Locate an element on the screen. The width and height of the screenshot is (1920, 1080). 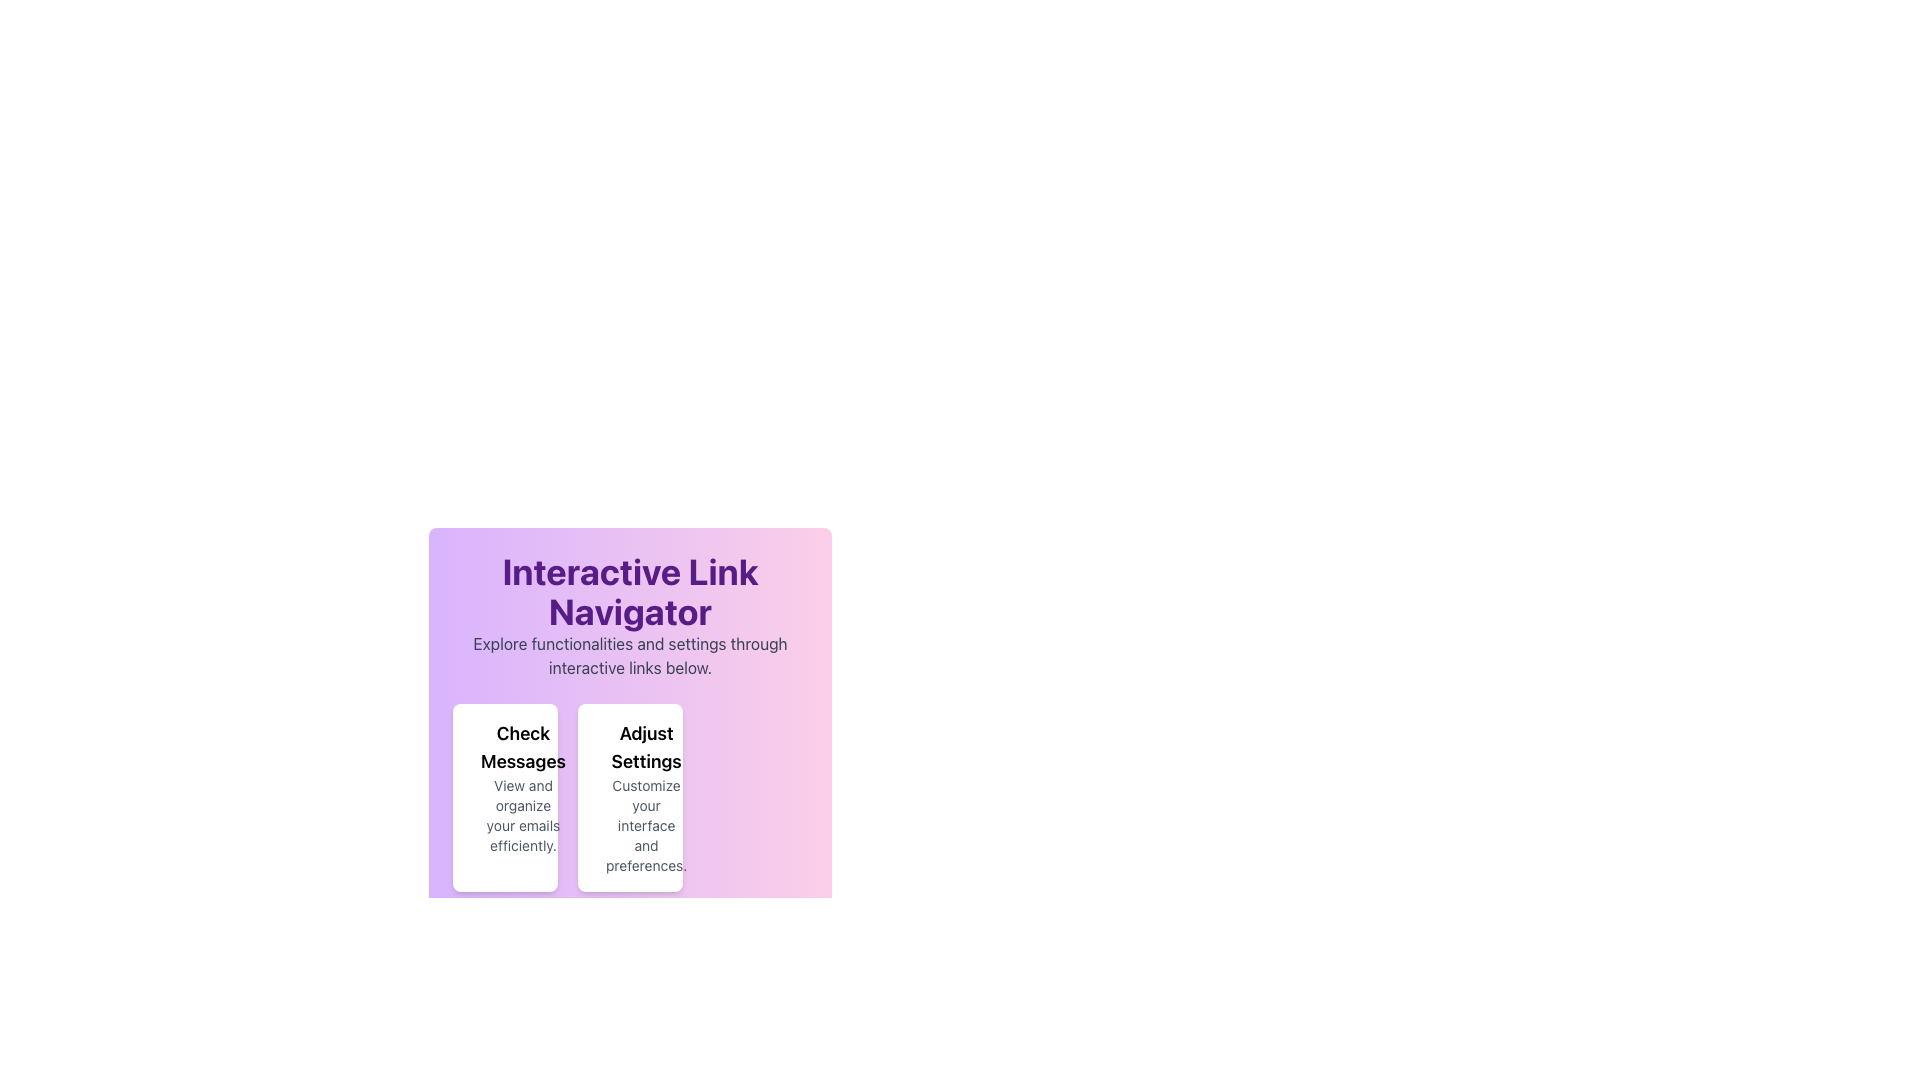
the text label that says 'Customize your interface and preferences.' located under the 'Adjust Settings' heading in the settings block is located at coordinates (646, 825).